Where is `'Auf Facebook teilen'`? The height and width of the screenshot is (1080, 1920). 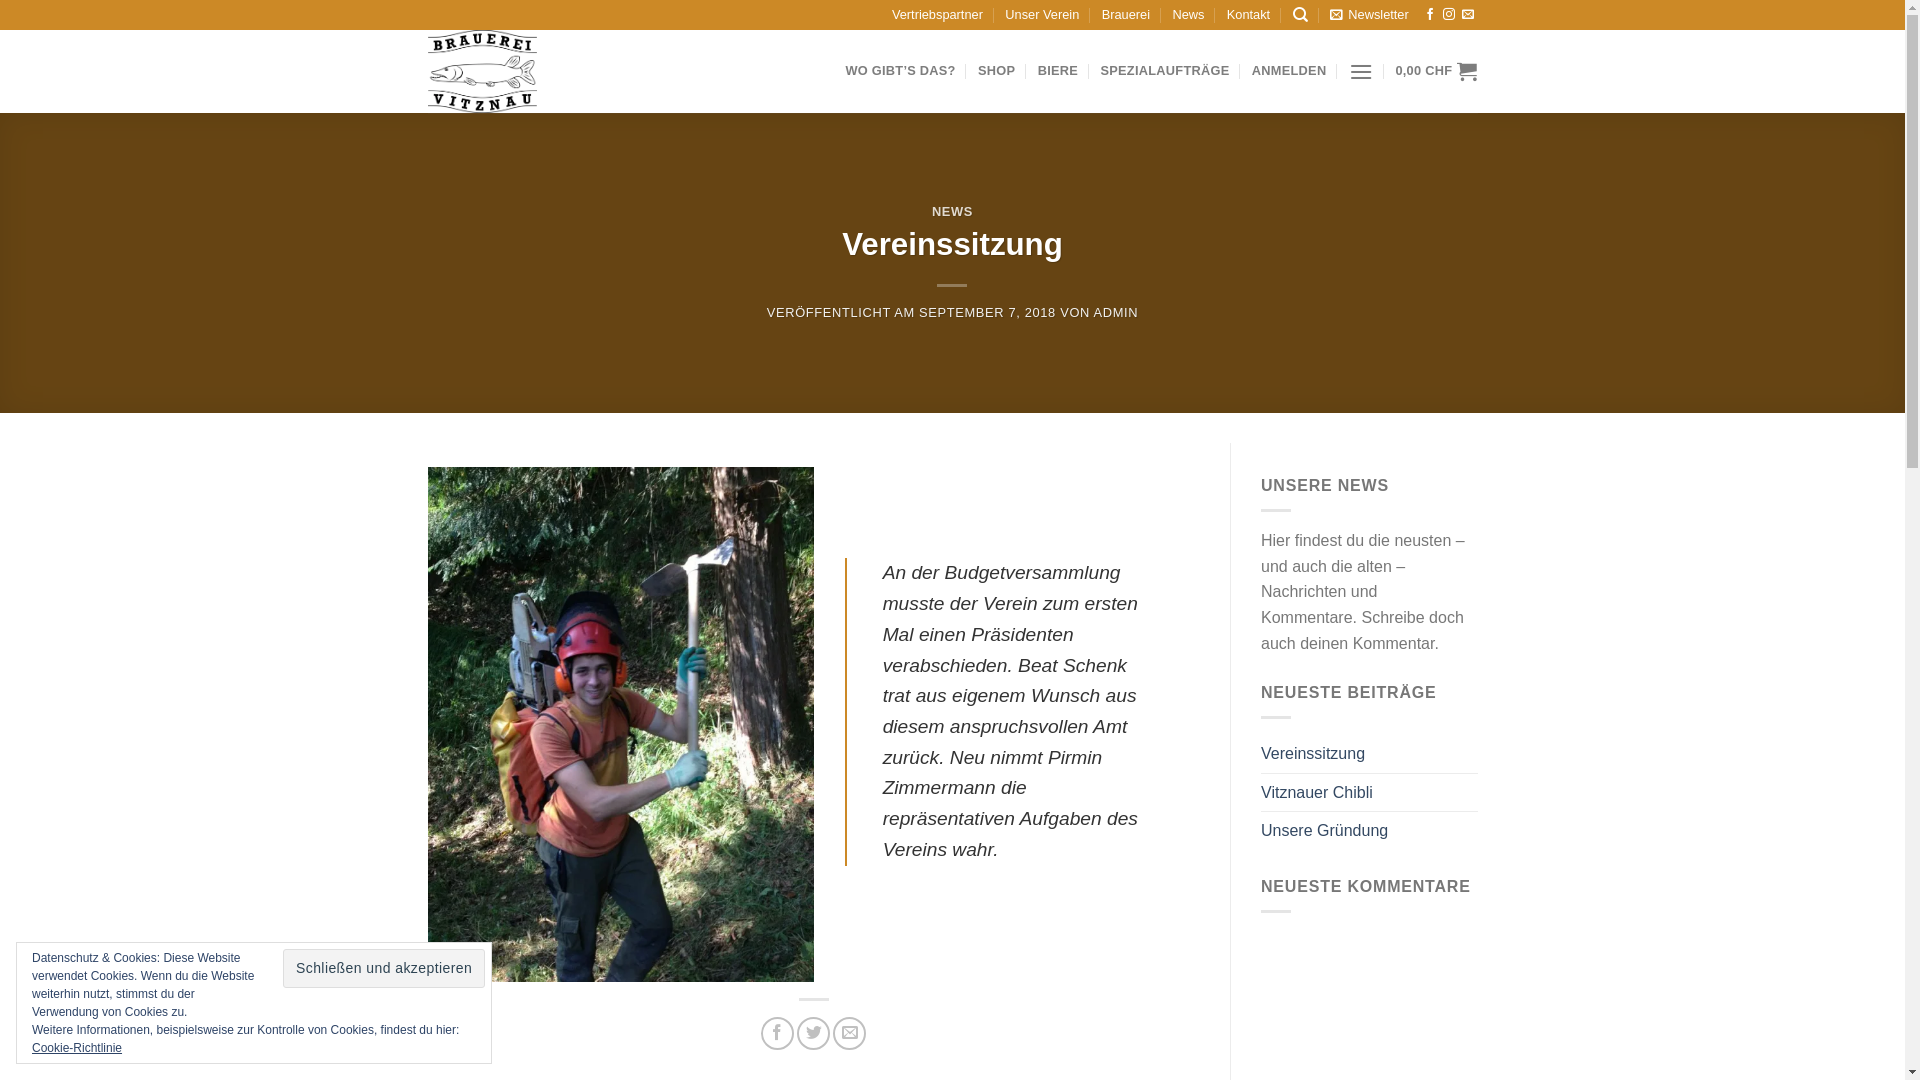
'Auf Facebook teilen' is located at coordinates (776, 1033).